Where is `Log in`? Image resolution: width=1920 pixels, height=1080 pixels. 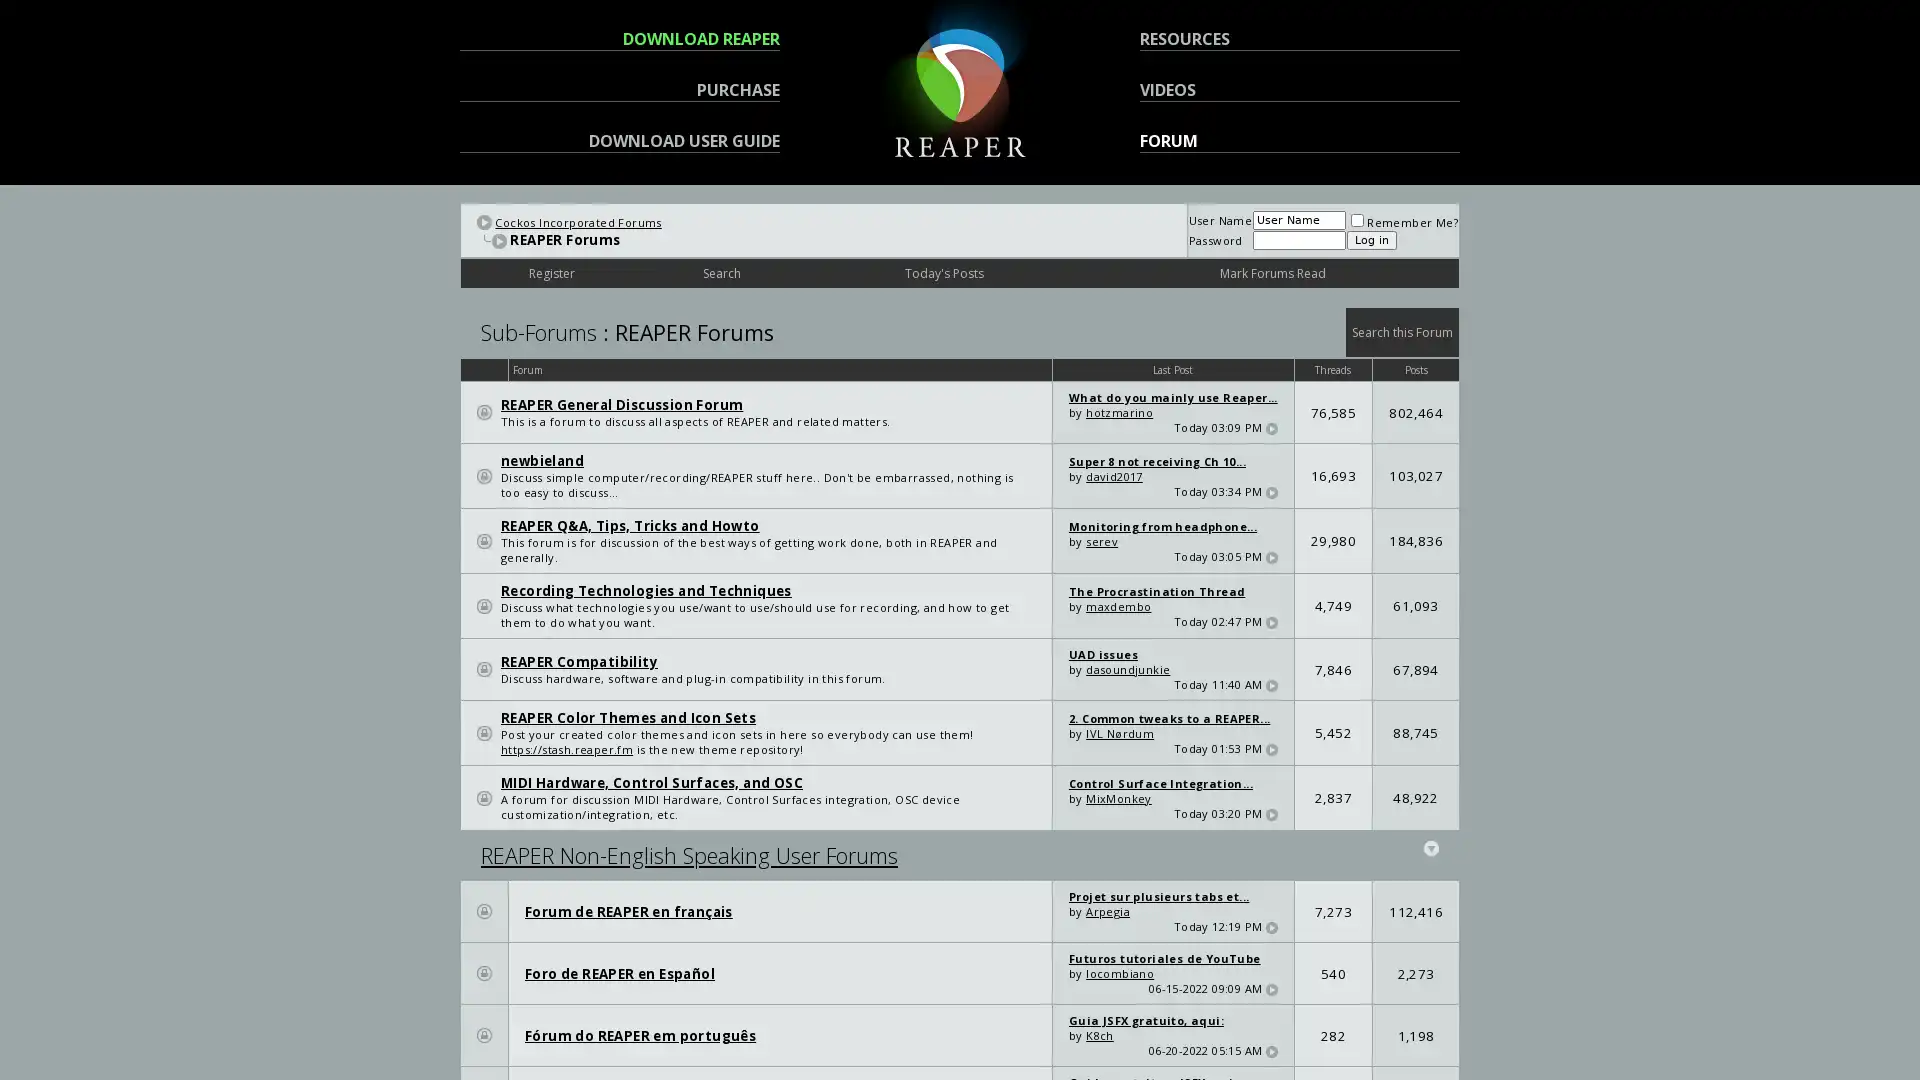
Log in is located at coordinates (1371, 239).